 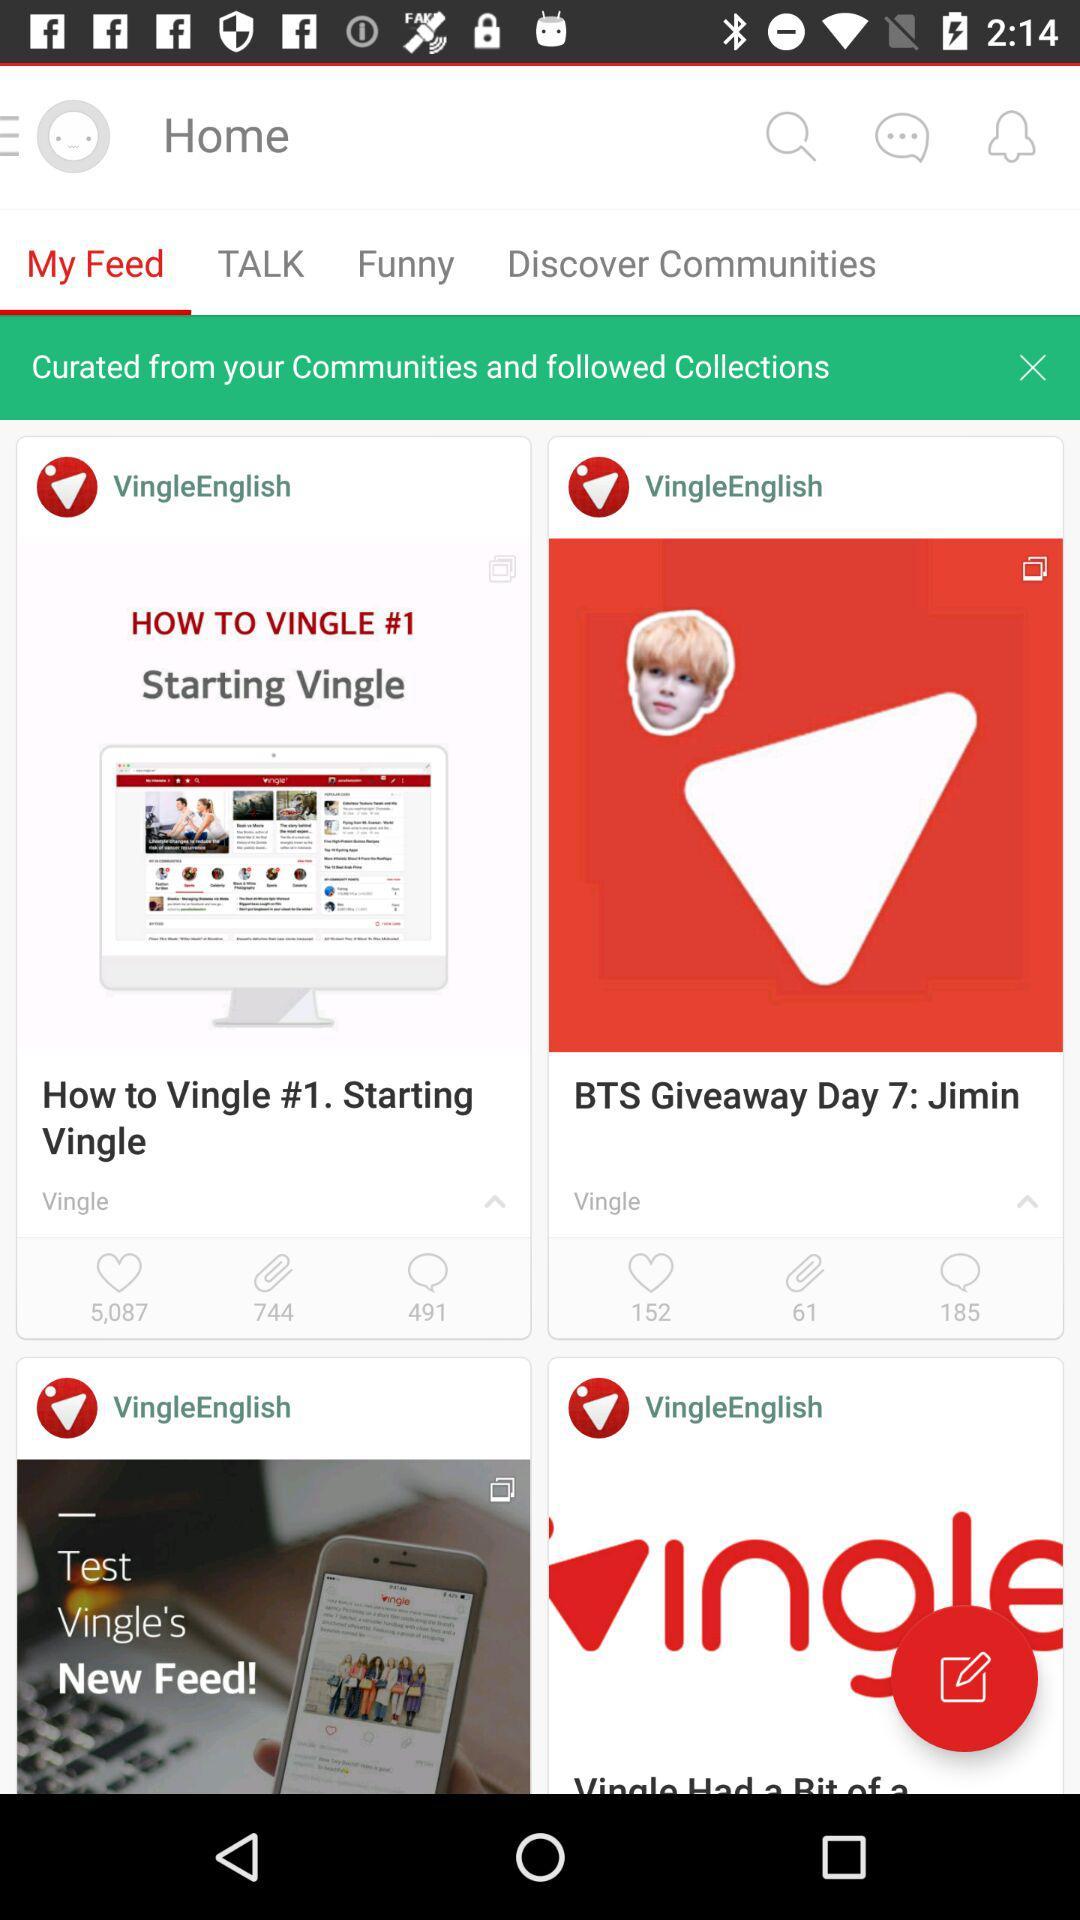 I want to click on 5,087, so click(x=119, y=1290).